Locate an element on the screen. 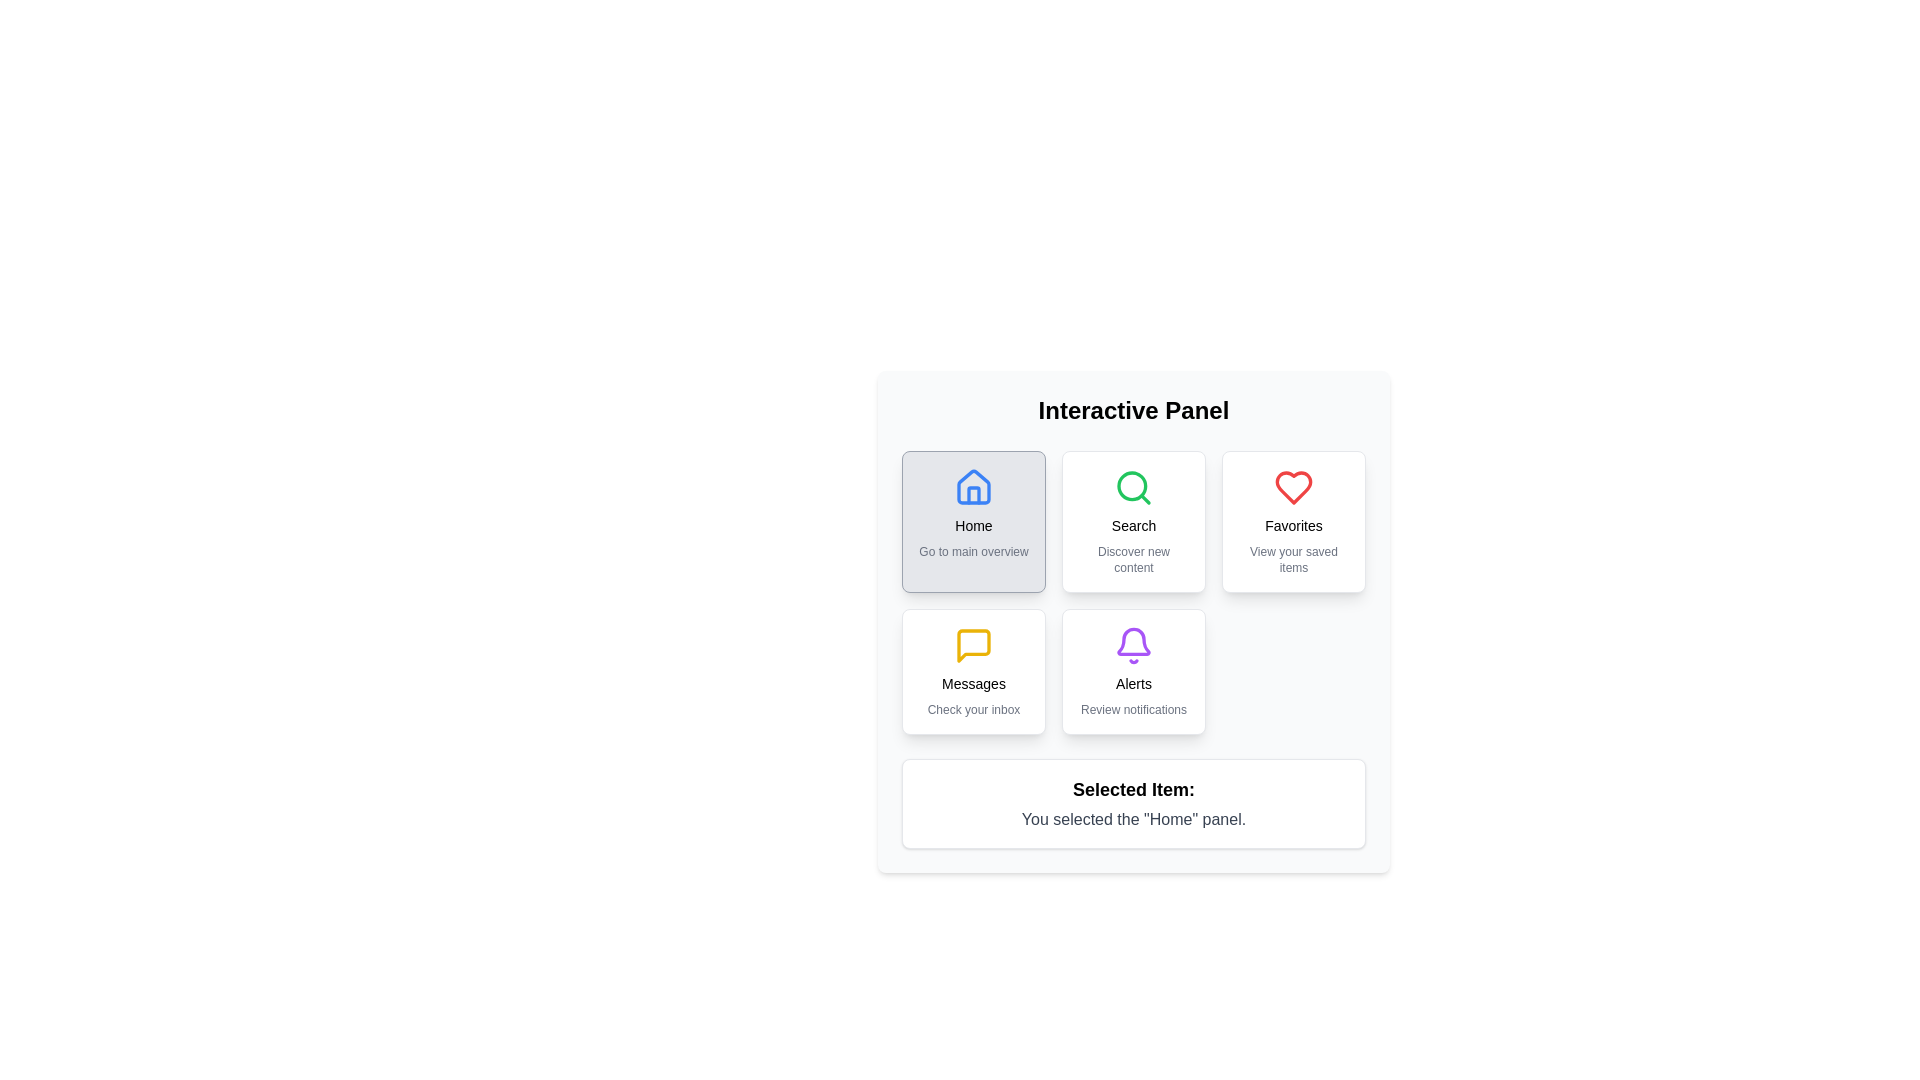 The height and width of the screenshot is (1080, 1920). the house-shaped icon with a blue outline located in the upper portion of the 'Home' tile in the top-left corner of the grid layout is located at coordinates (974, 486).